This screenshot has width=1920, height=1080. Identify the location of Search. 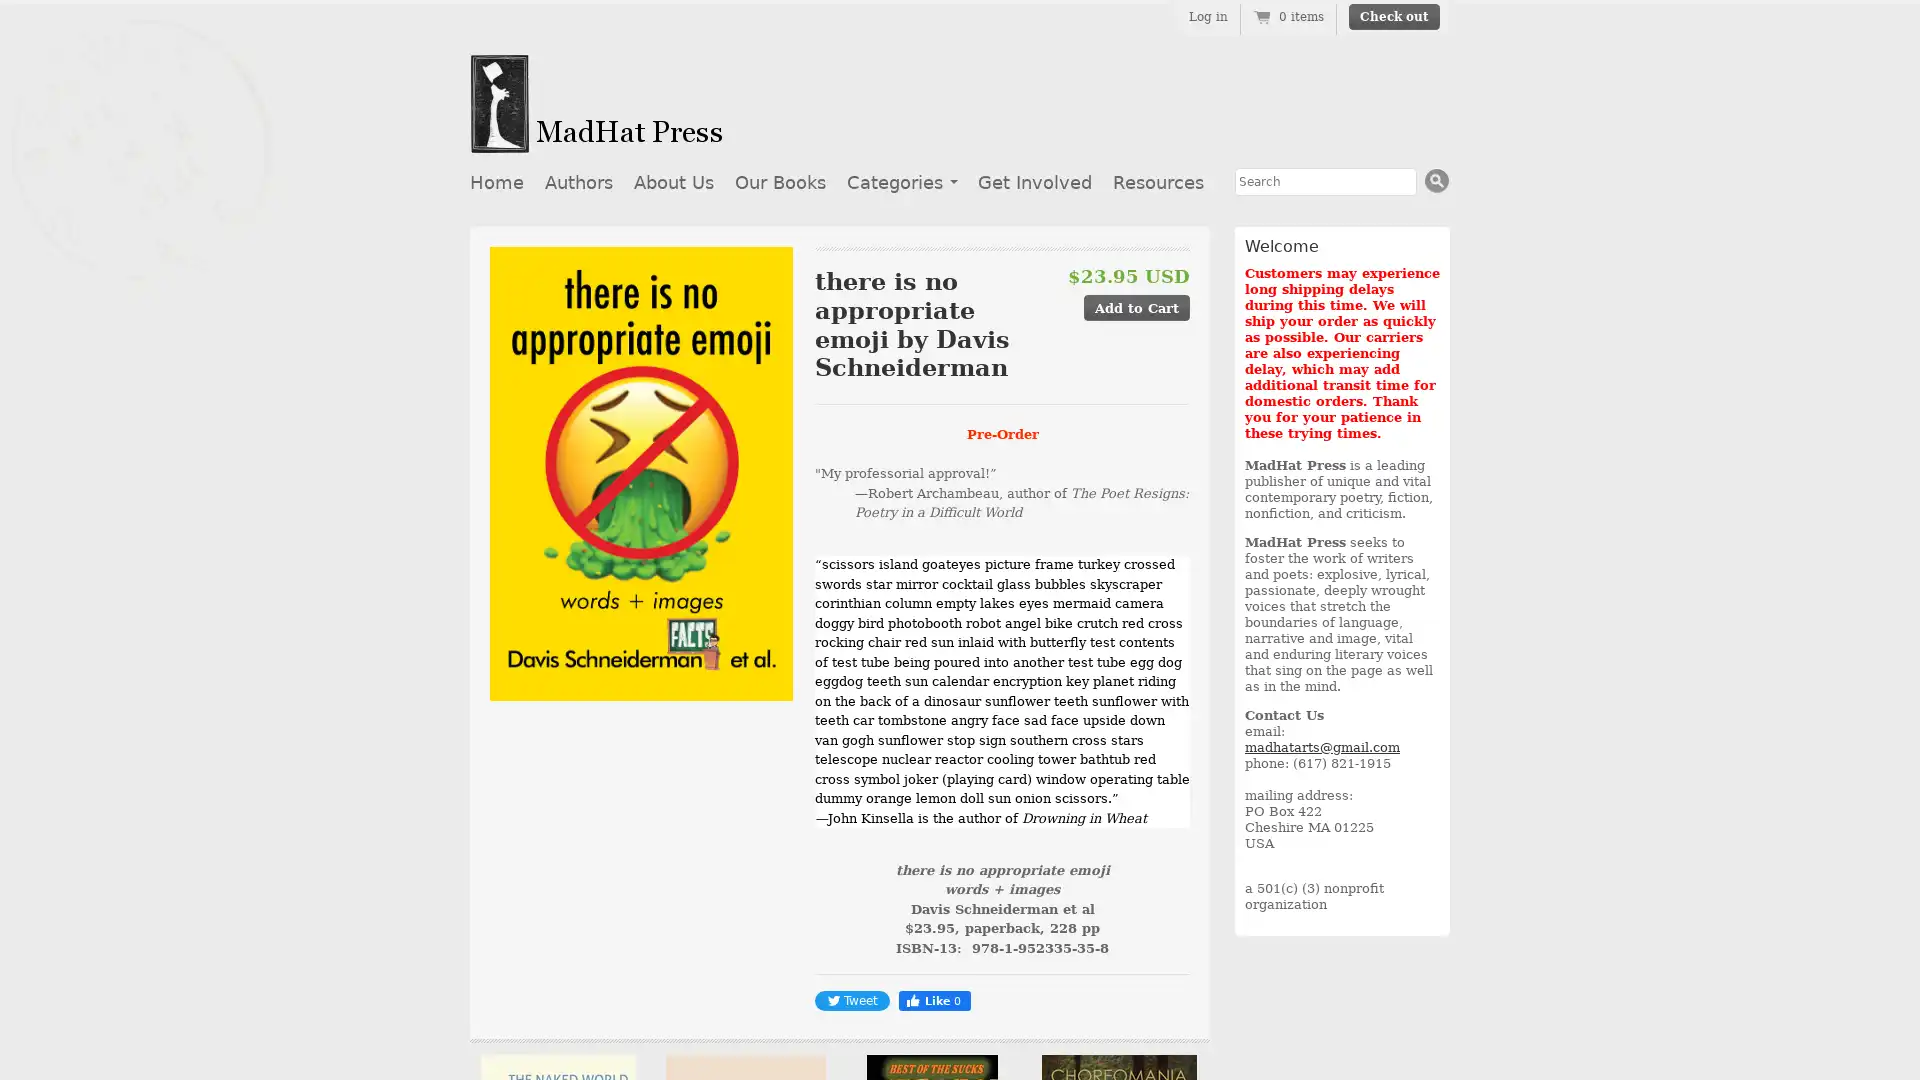
(1436, 180).